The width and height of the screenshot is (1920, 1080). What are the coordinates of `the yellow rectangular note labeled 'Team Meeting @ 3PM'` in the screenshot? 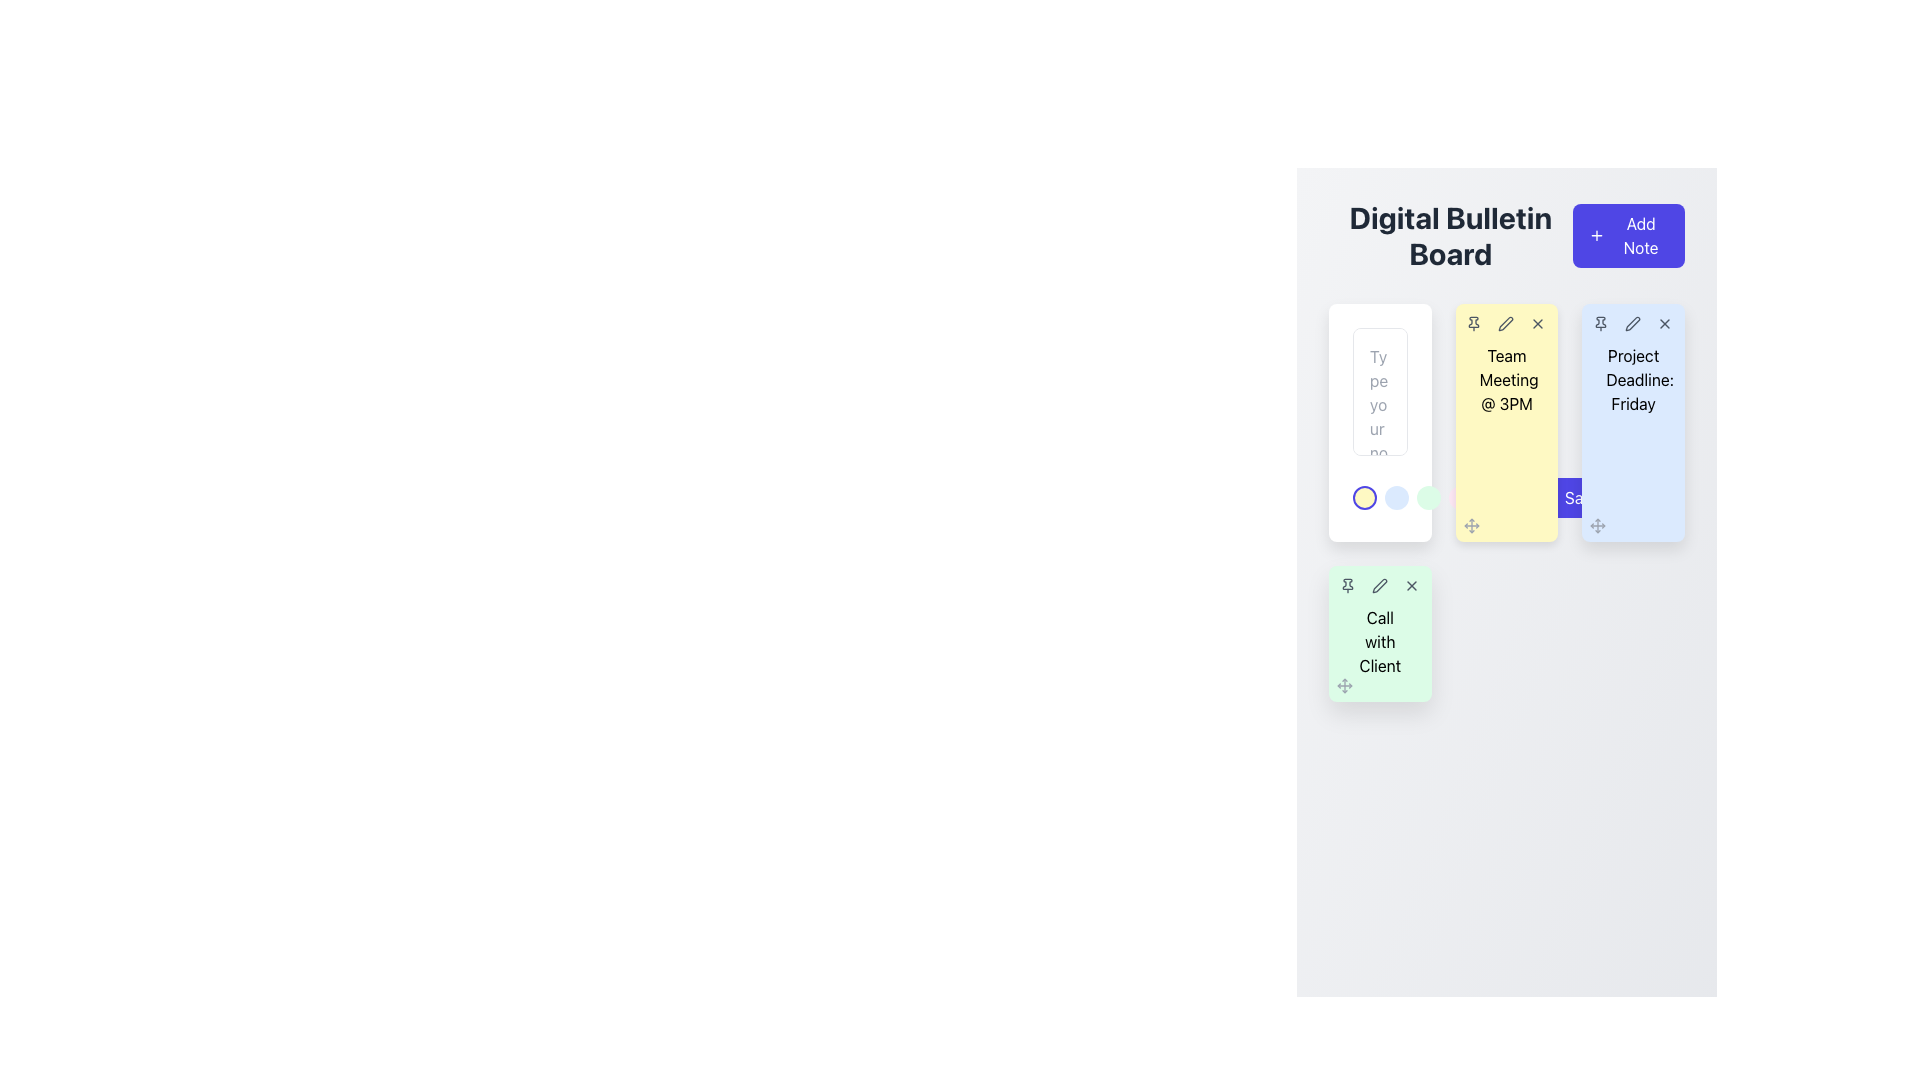 It's located at (1507, 451).